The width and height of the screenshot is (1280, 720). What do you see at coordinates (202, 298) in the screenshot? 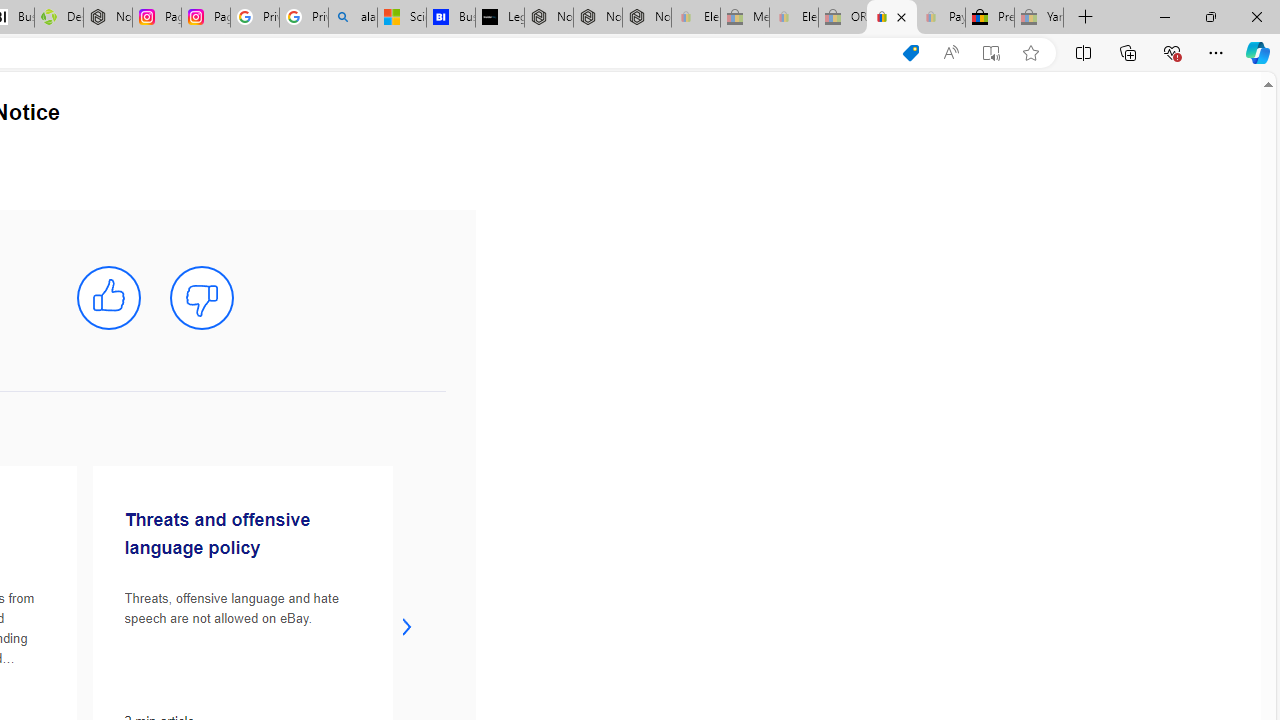
I see `'mark this article not helpful'` at bounding box center [202, 298].